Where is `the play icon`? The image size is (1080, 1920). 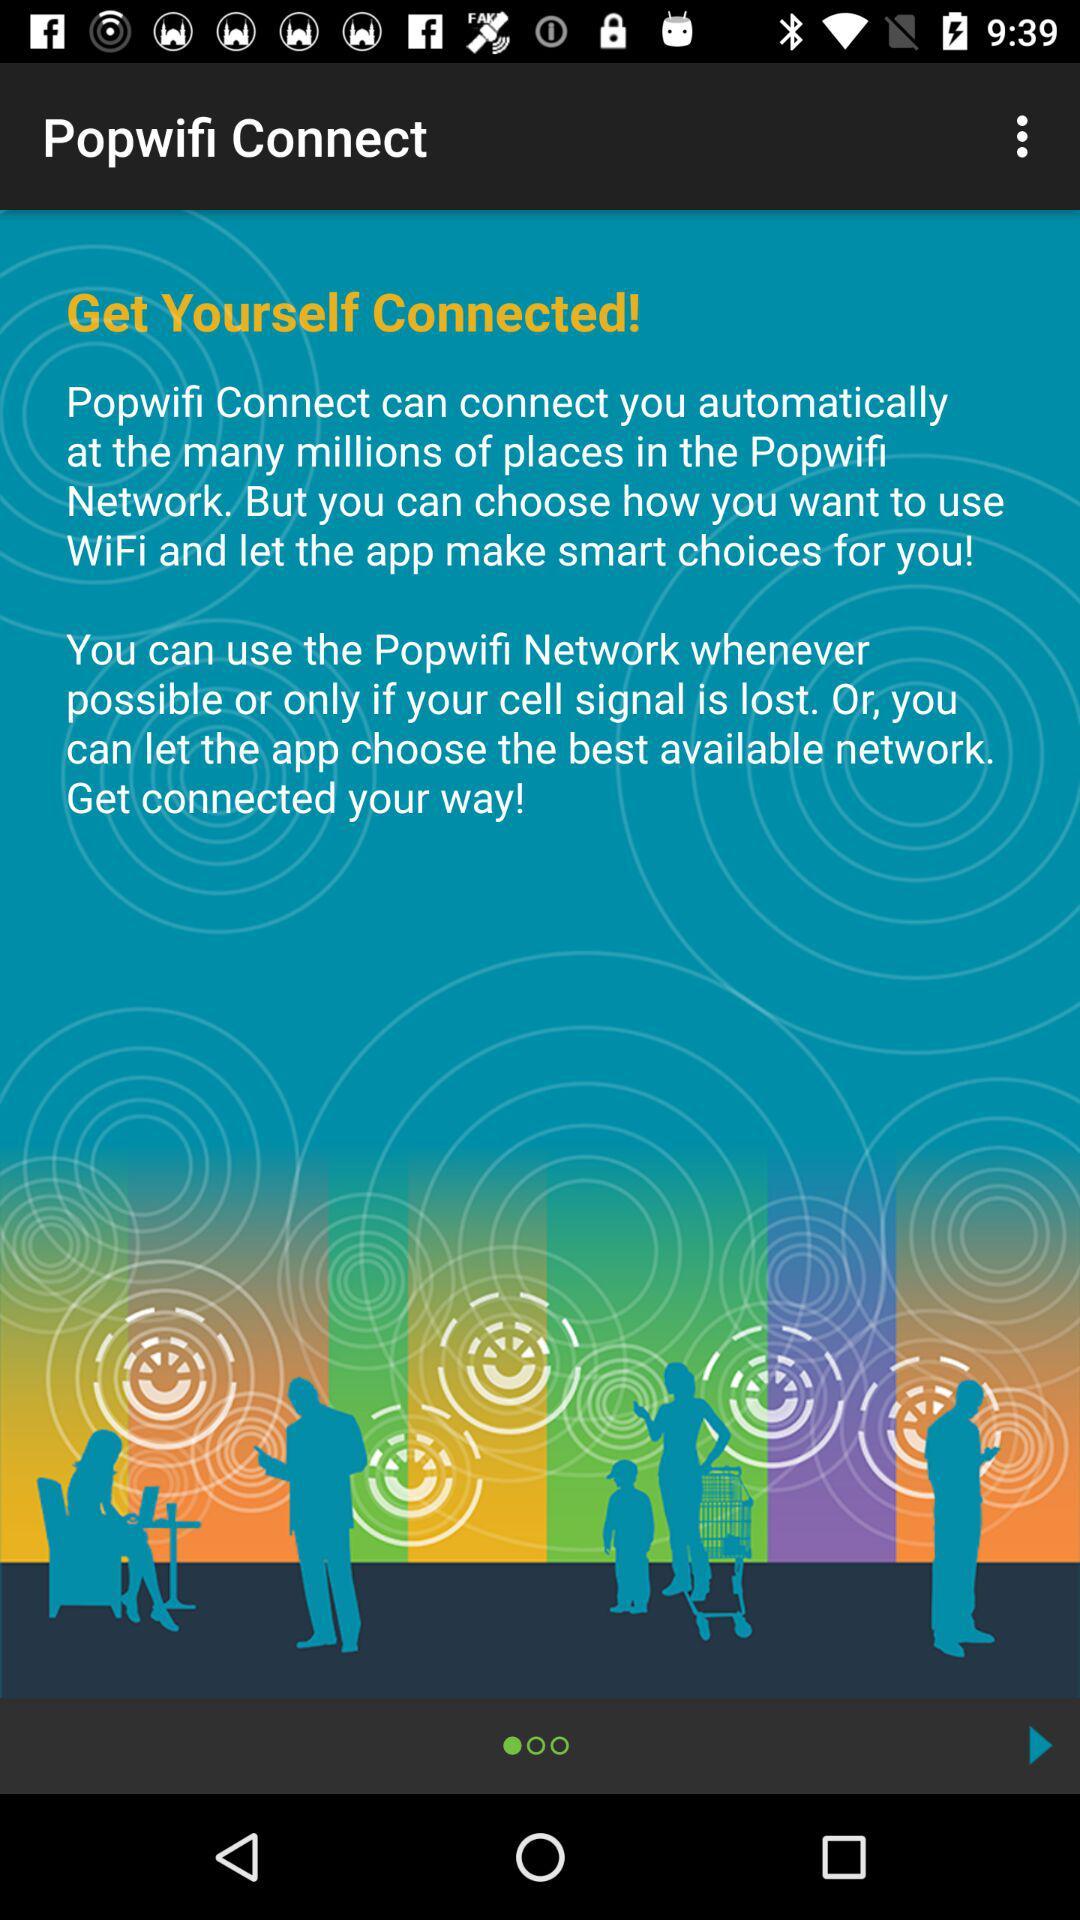
the play icon is located at coordinates (1039, 1744).